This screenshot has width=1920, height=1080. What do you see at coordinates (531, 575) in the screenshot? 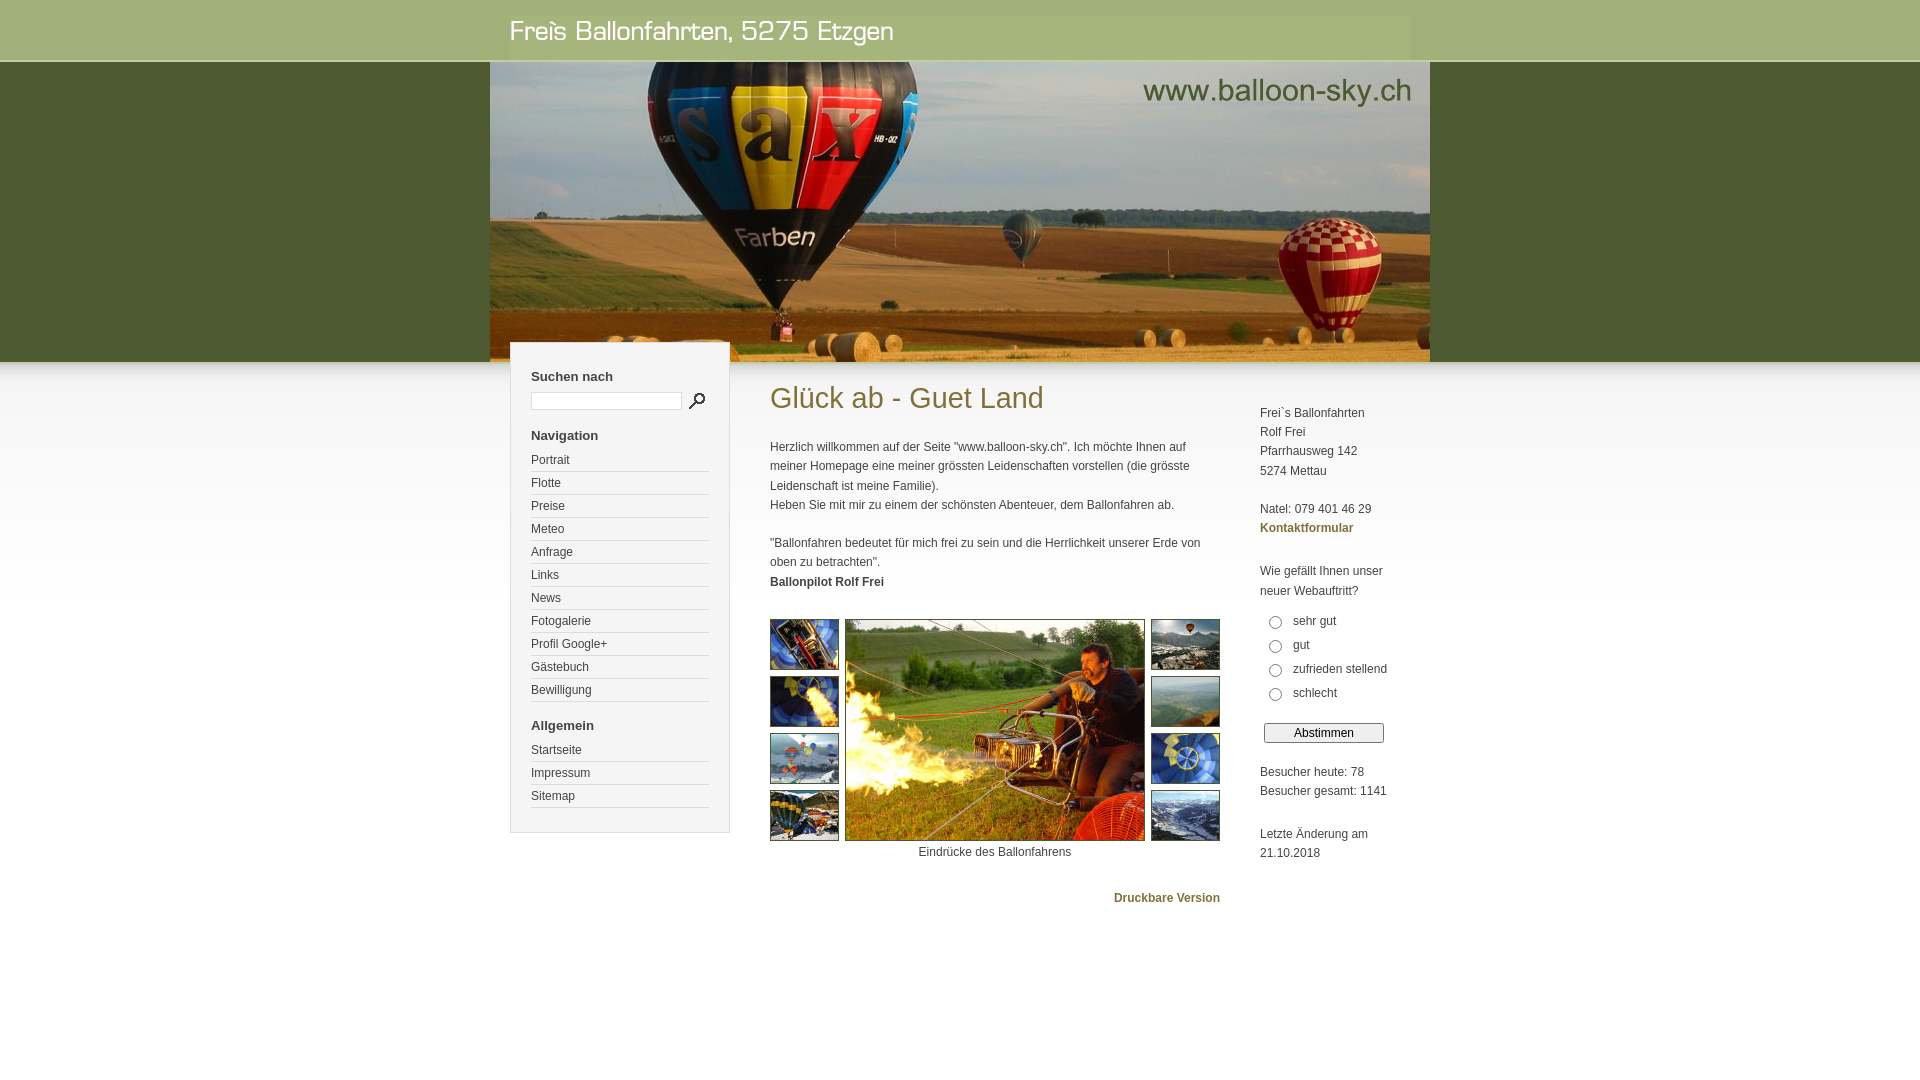
I see `'Links'` at bounding box center [531, 575].